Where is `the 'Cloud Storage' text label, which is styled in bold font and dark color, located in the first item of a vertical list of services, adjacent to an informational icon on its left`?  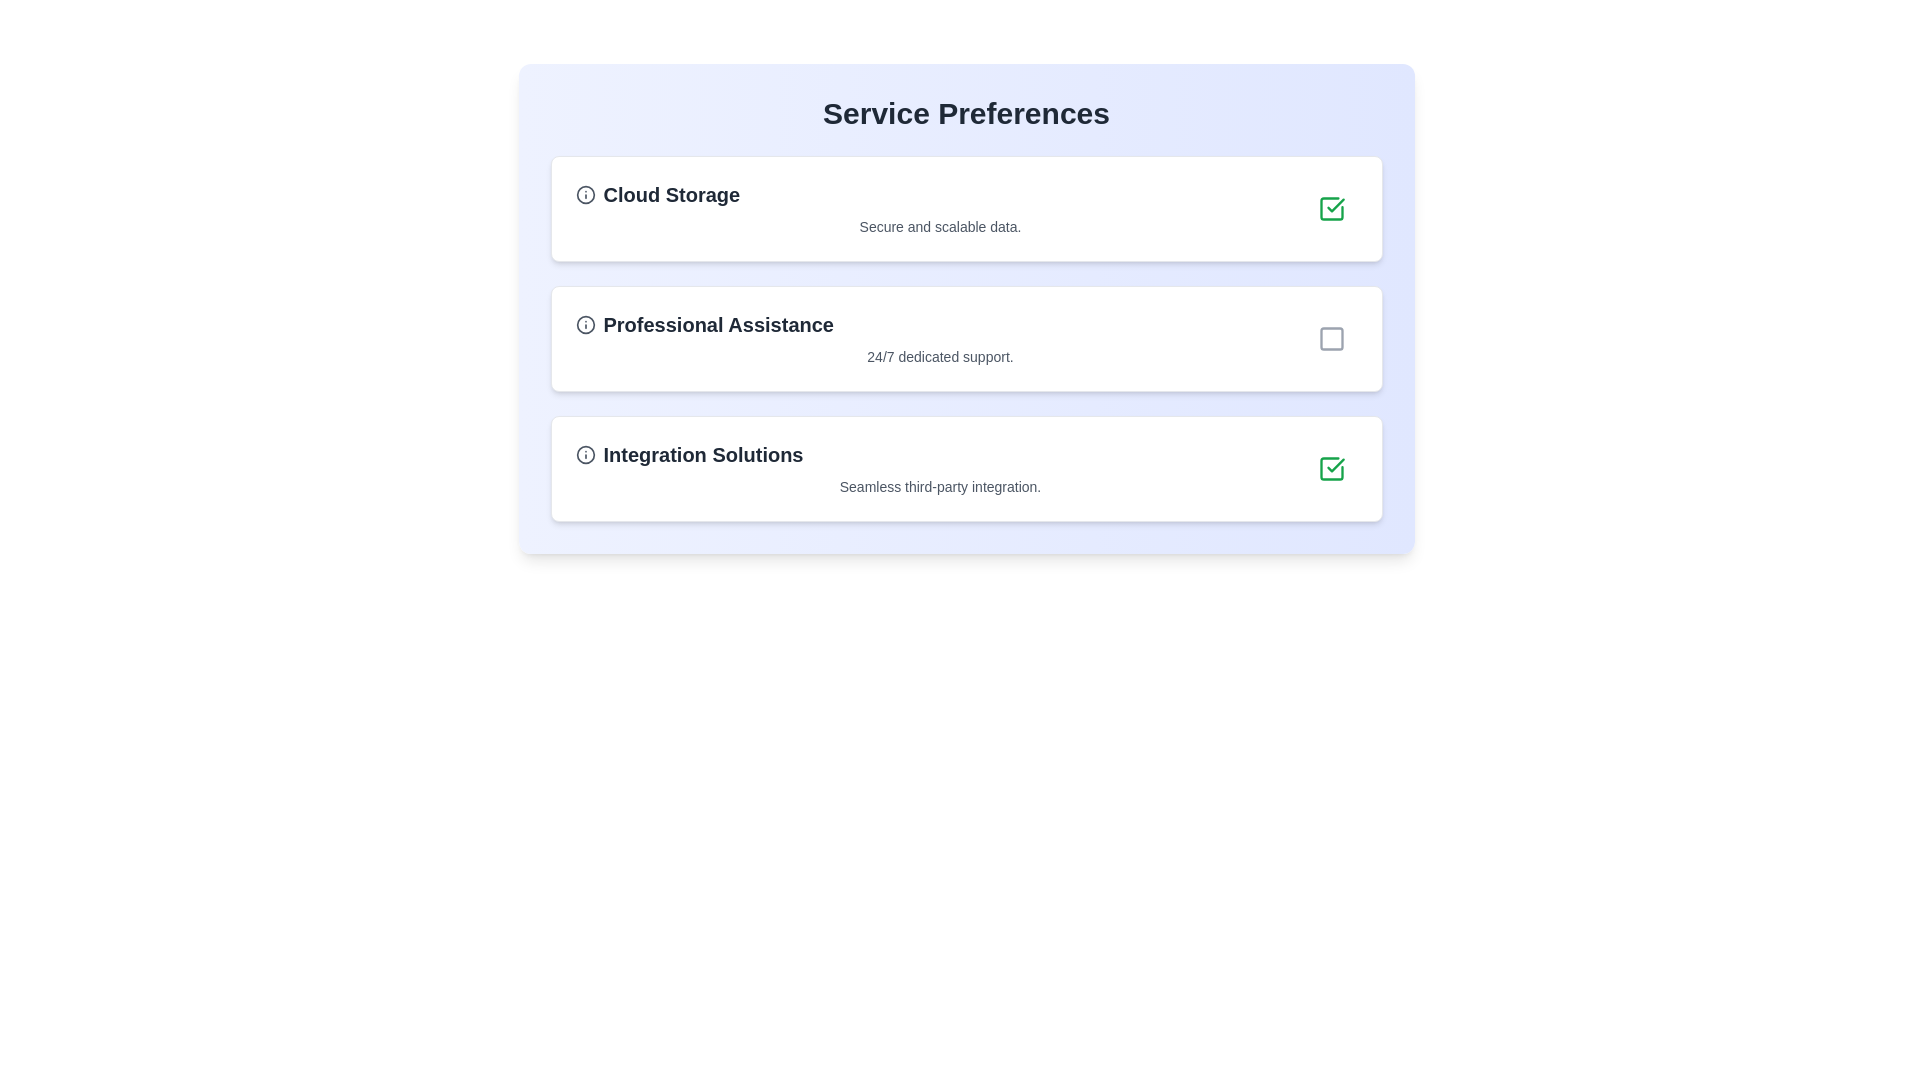 the 'Cloud Storage' text label, which is styled in bold font and dark color, located in the first item of a vertical list of services, adjacent to an informational icon on its left is located at coordinates (671, 195).